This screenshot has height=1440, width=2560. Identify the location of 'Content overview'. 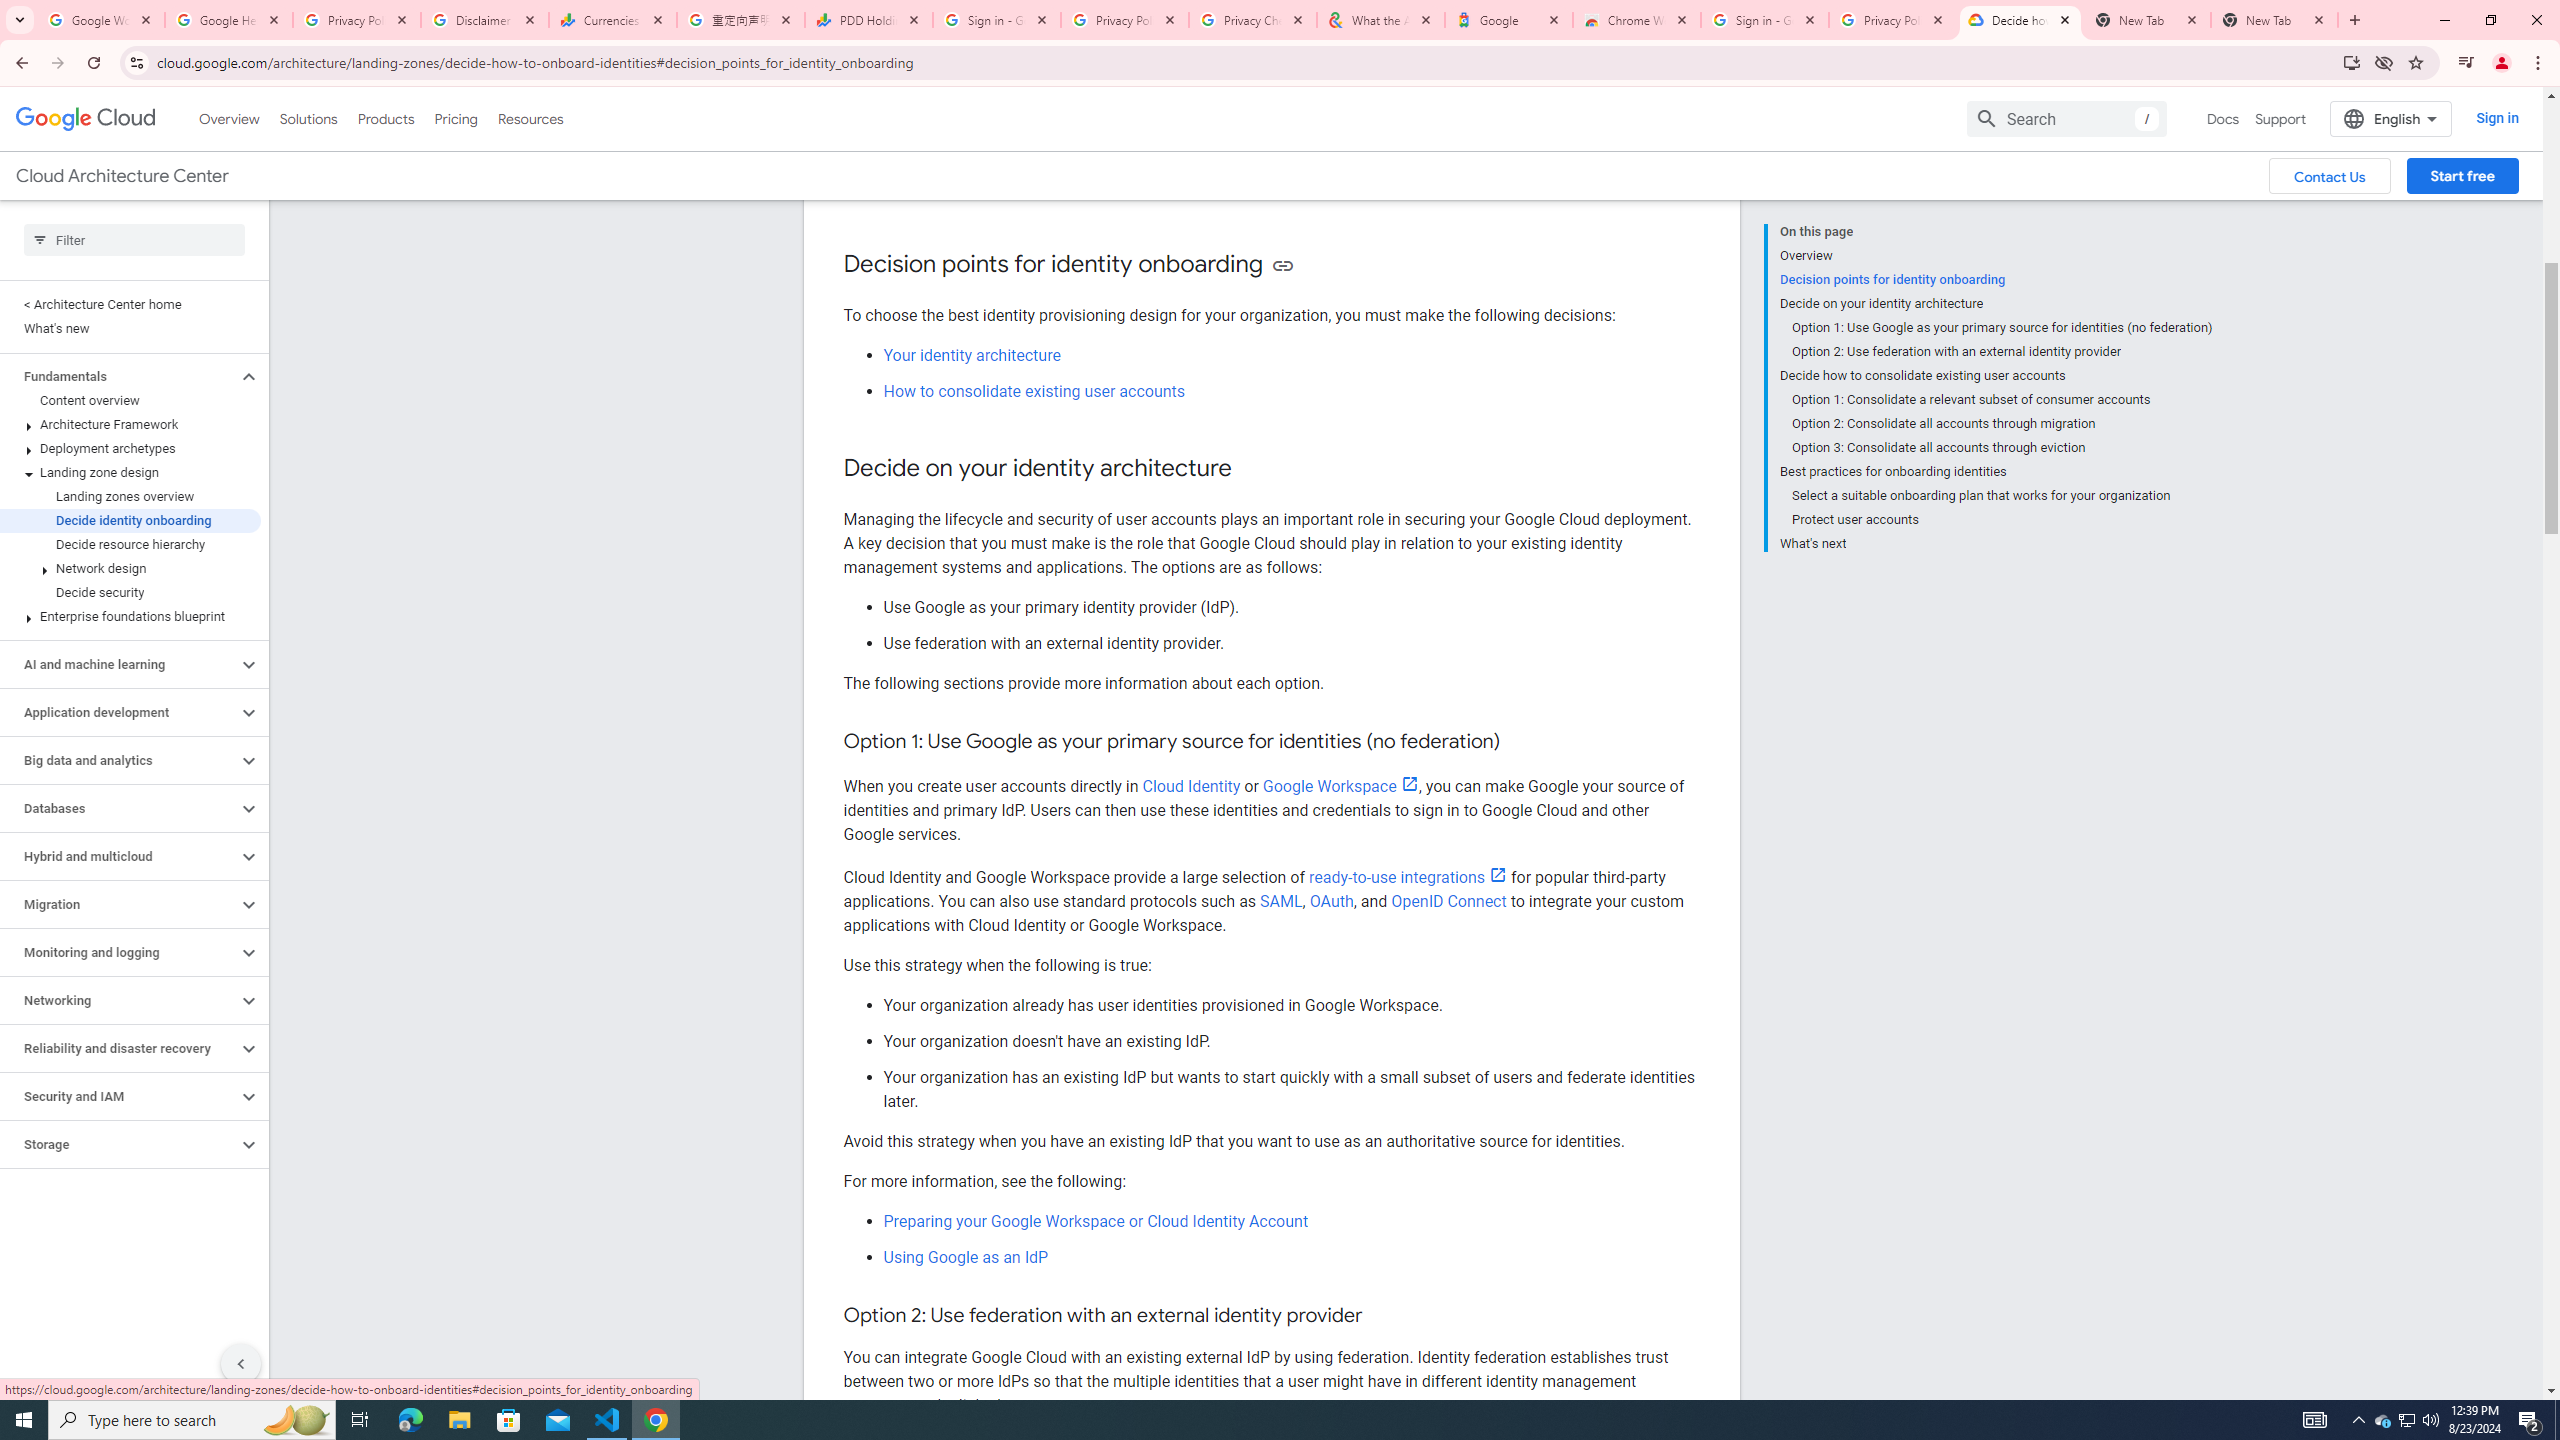
(130, 401).